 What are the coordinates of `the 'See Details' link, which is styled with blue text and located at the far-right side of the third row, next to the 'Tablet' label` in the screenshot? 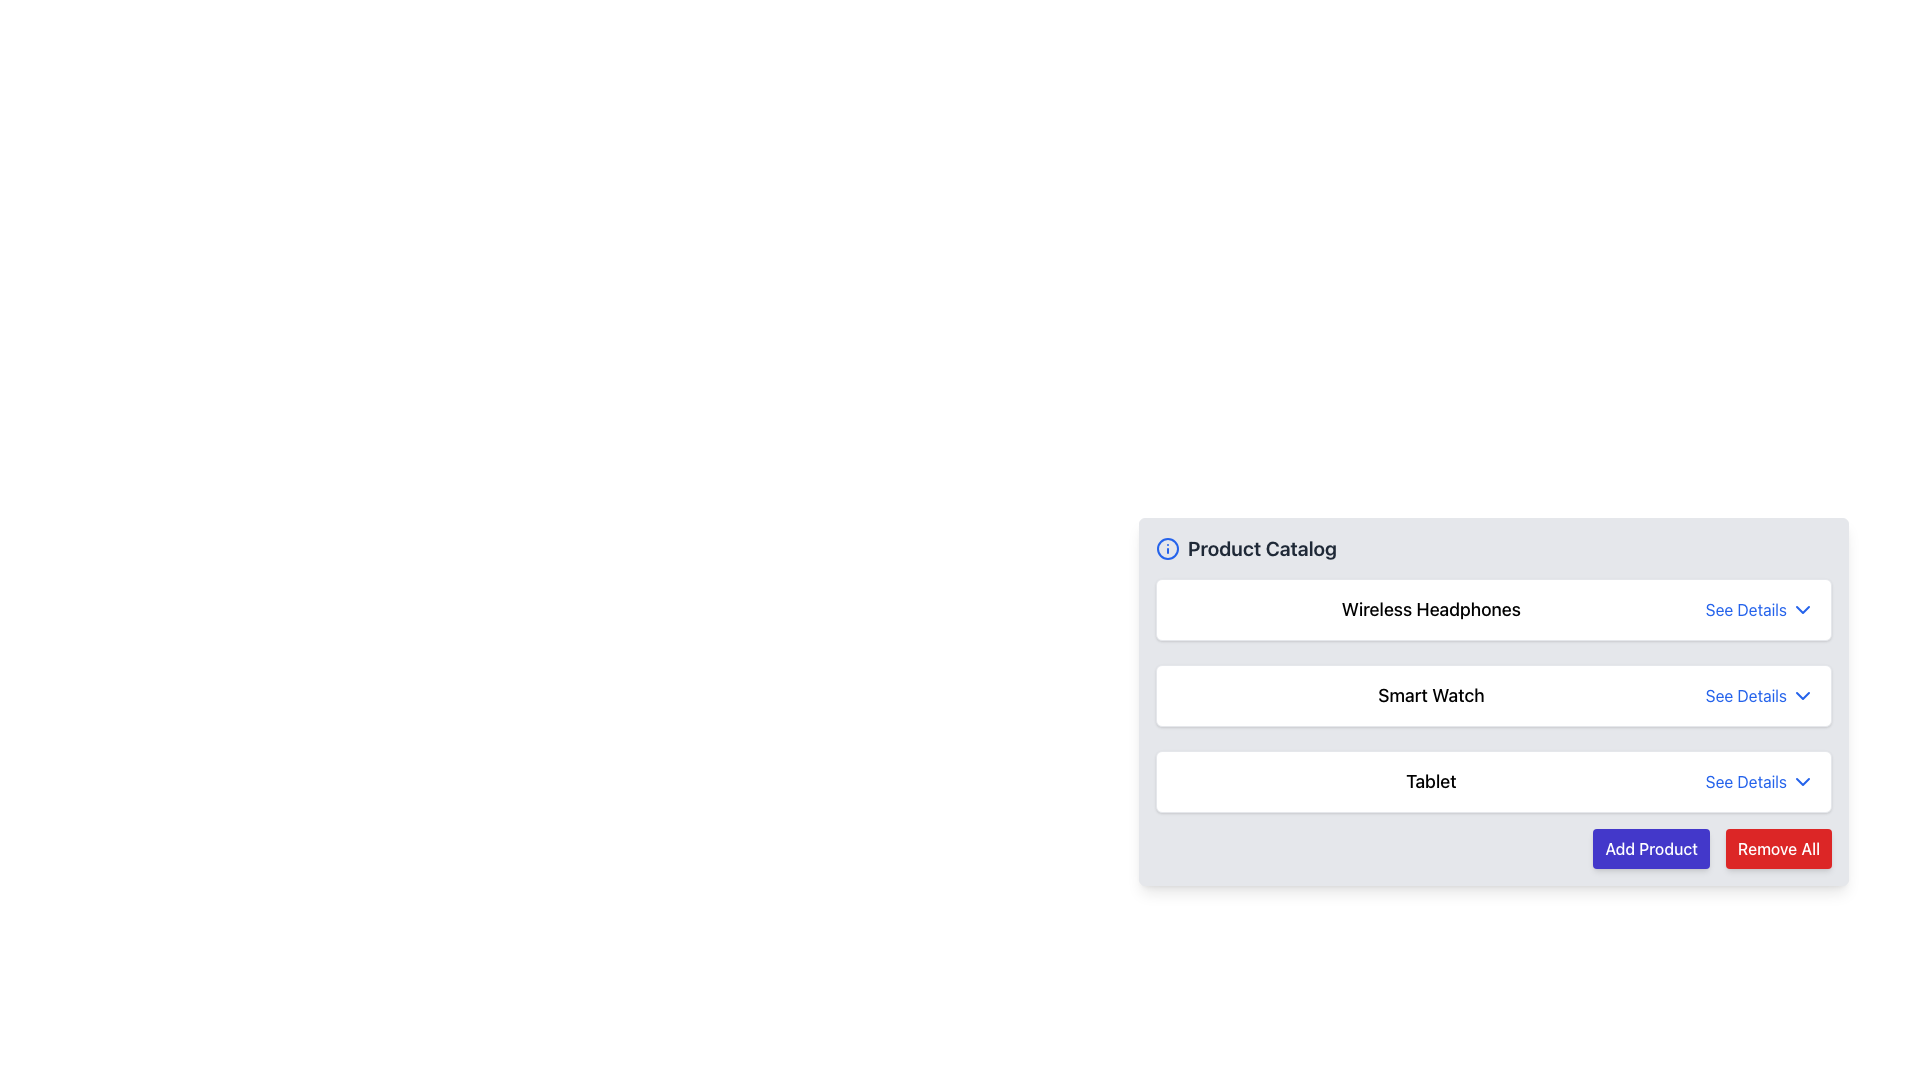 It's located at (1760, 781).